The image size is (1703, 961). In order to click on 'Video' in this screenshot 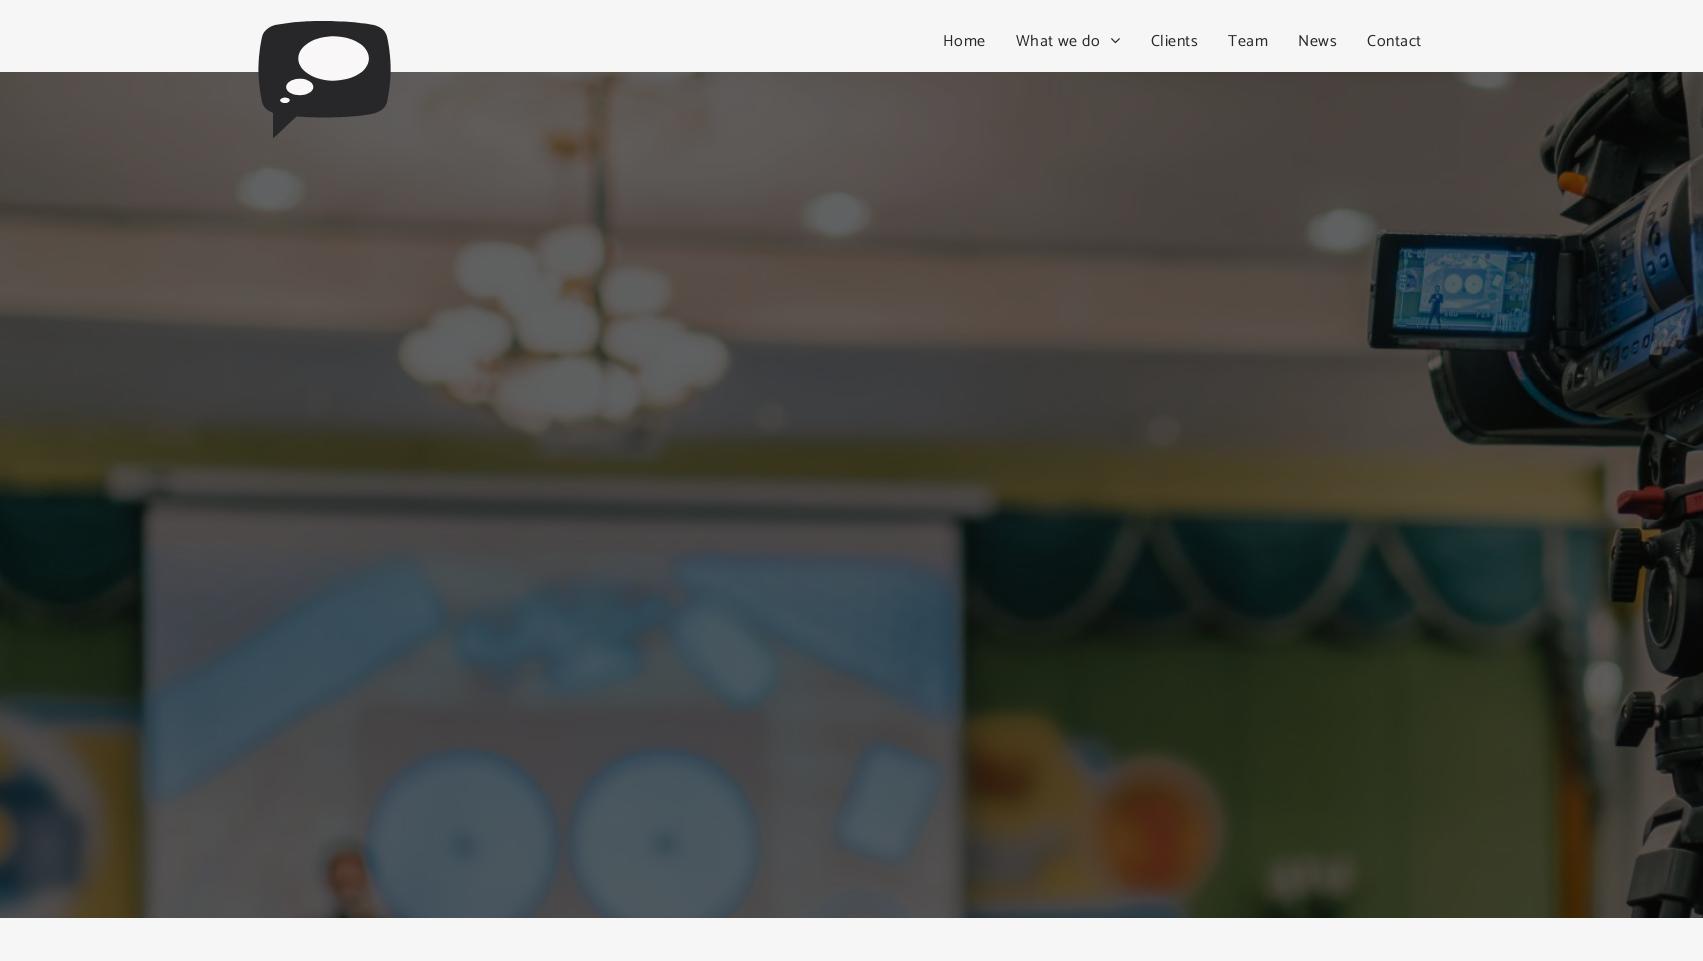, I will do `click(1050, 78)`.